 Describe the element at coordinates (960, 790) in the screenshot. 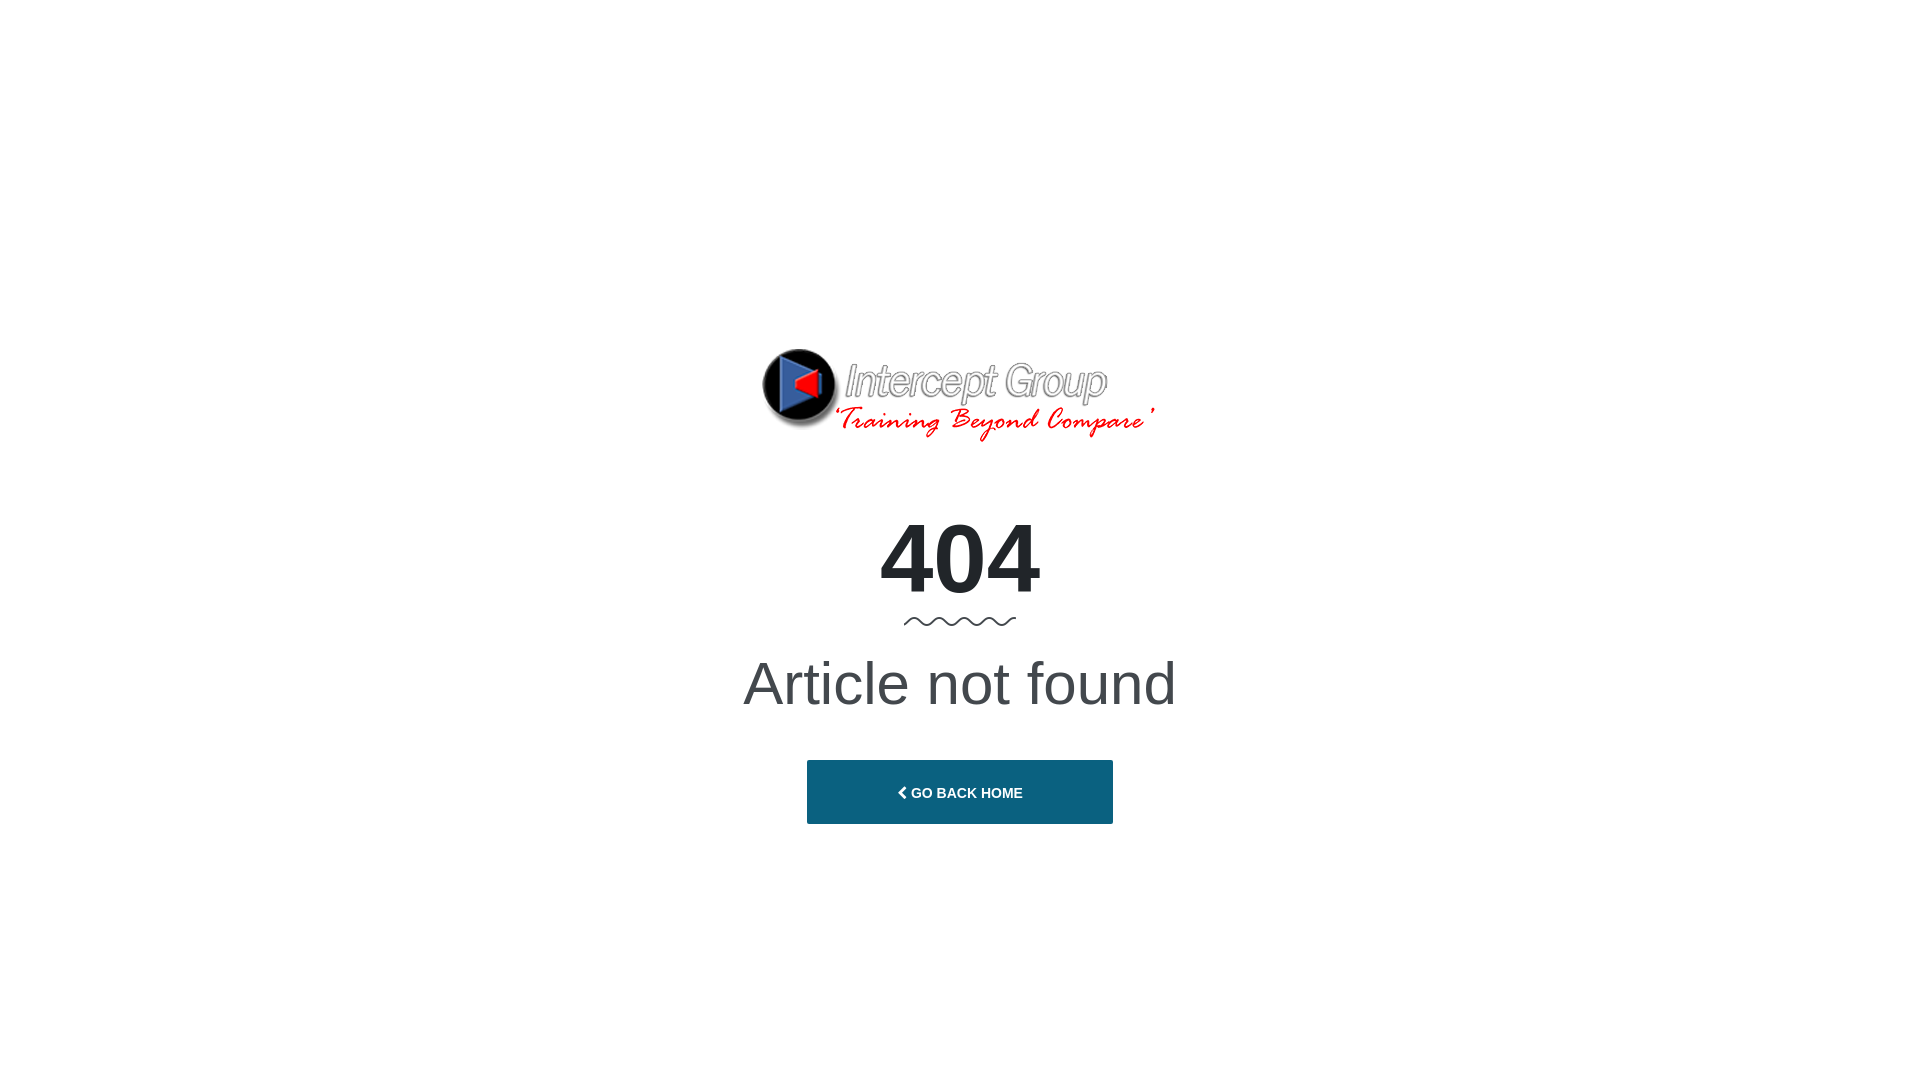

I see `'GO BACK HOME'` at that location.